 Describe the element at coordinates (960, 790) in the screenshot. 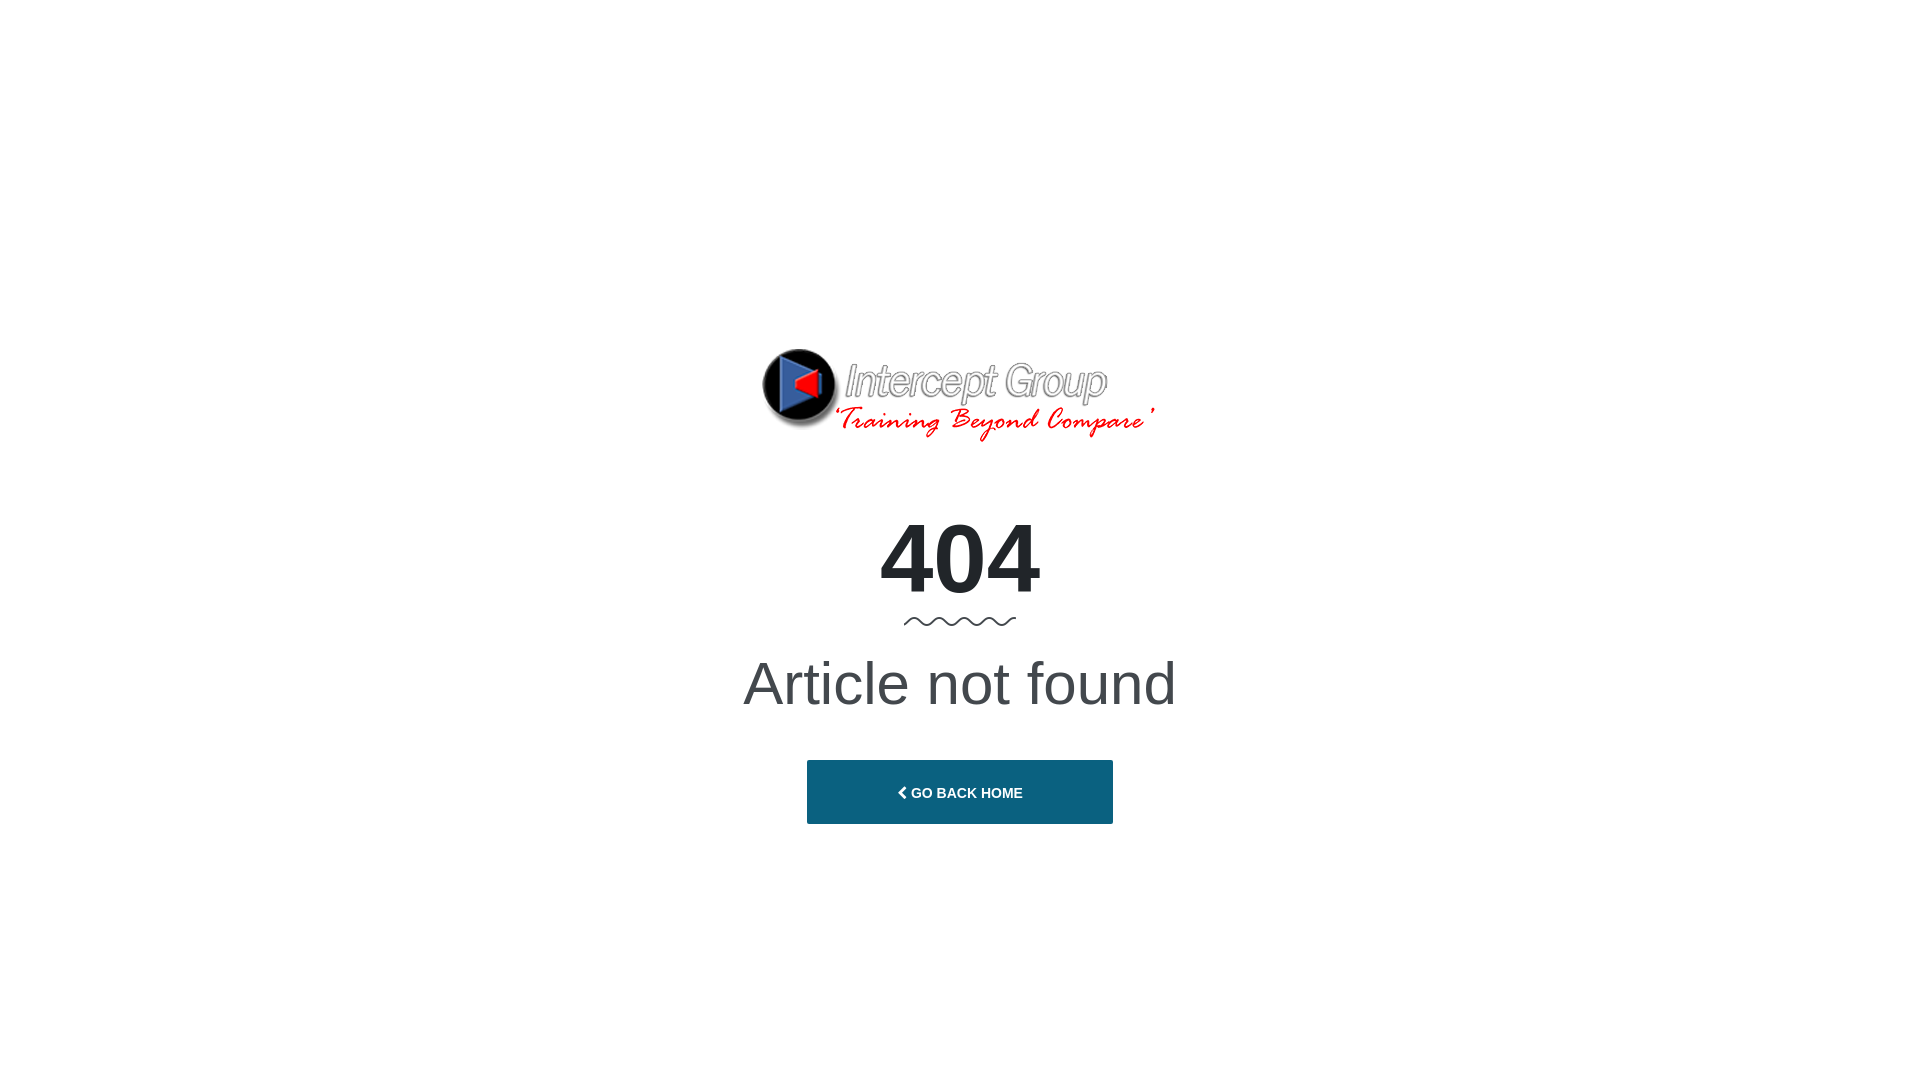

I see `'GO BACK HOME'` at that location.